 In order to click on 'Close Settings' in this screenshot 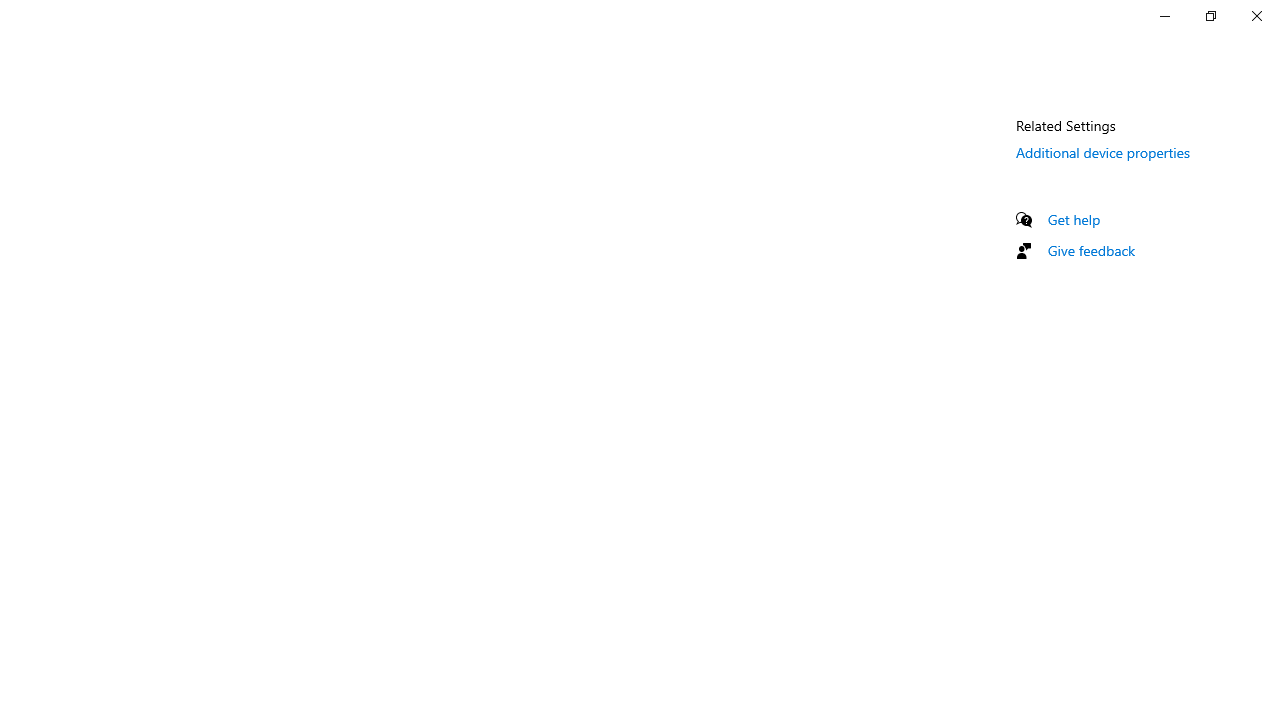, I will do `click(1255, 15)`.